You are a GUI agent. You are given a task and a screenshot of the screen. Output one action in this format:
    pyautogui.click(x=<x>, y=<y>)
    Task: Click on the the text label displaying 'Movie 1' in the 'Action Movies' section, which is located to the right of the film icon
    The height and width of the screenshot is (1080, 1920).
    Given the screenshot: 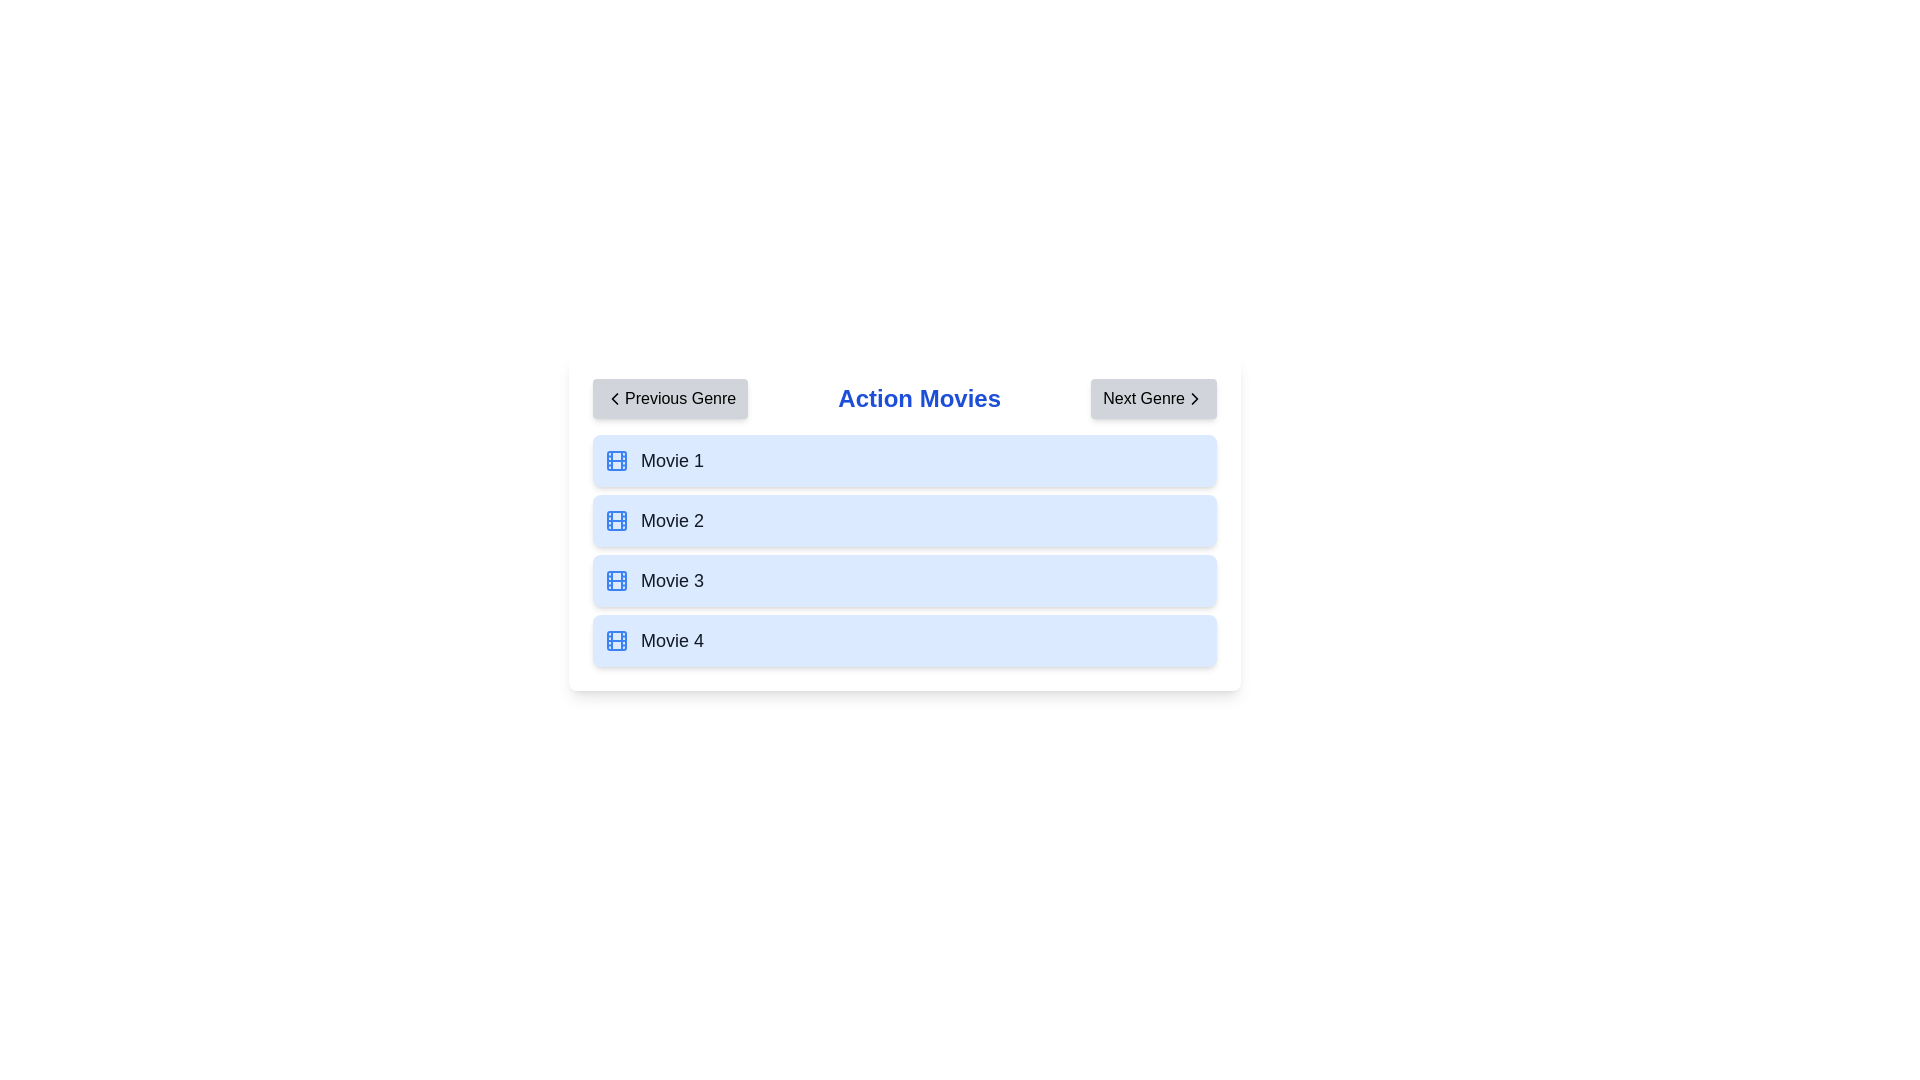 What is the action you would take?
    pyautogui.click(x=672, y=461)
    